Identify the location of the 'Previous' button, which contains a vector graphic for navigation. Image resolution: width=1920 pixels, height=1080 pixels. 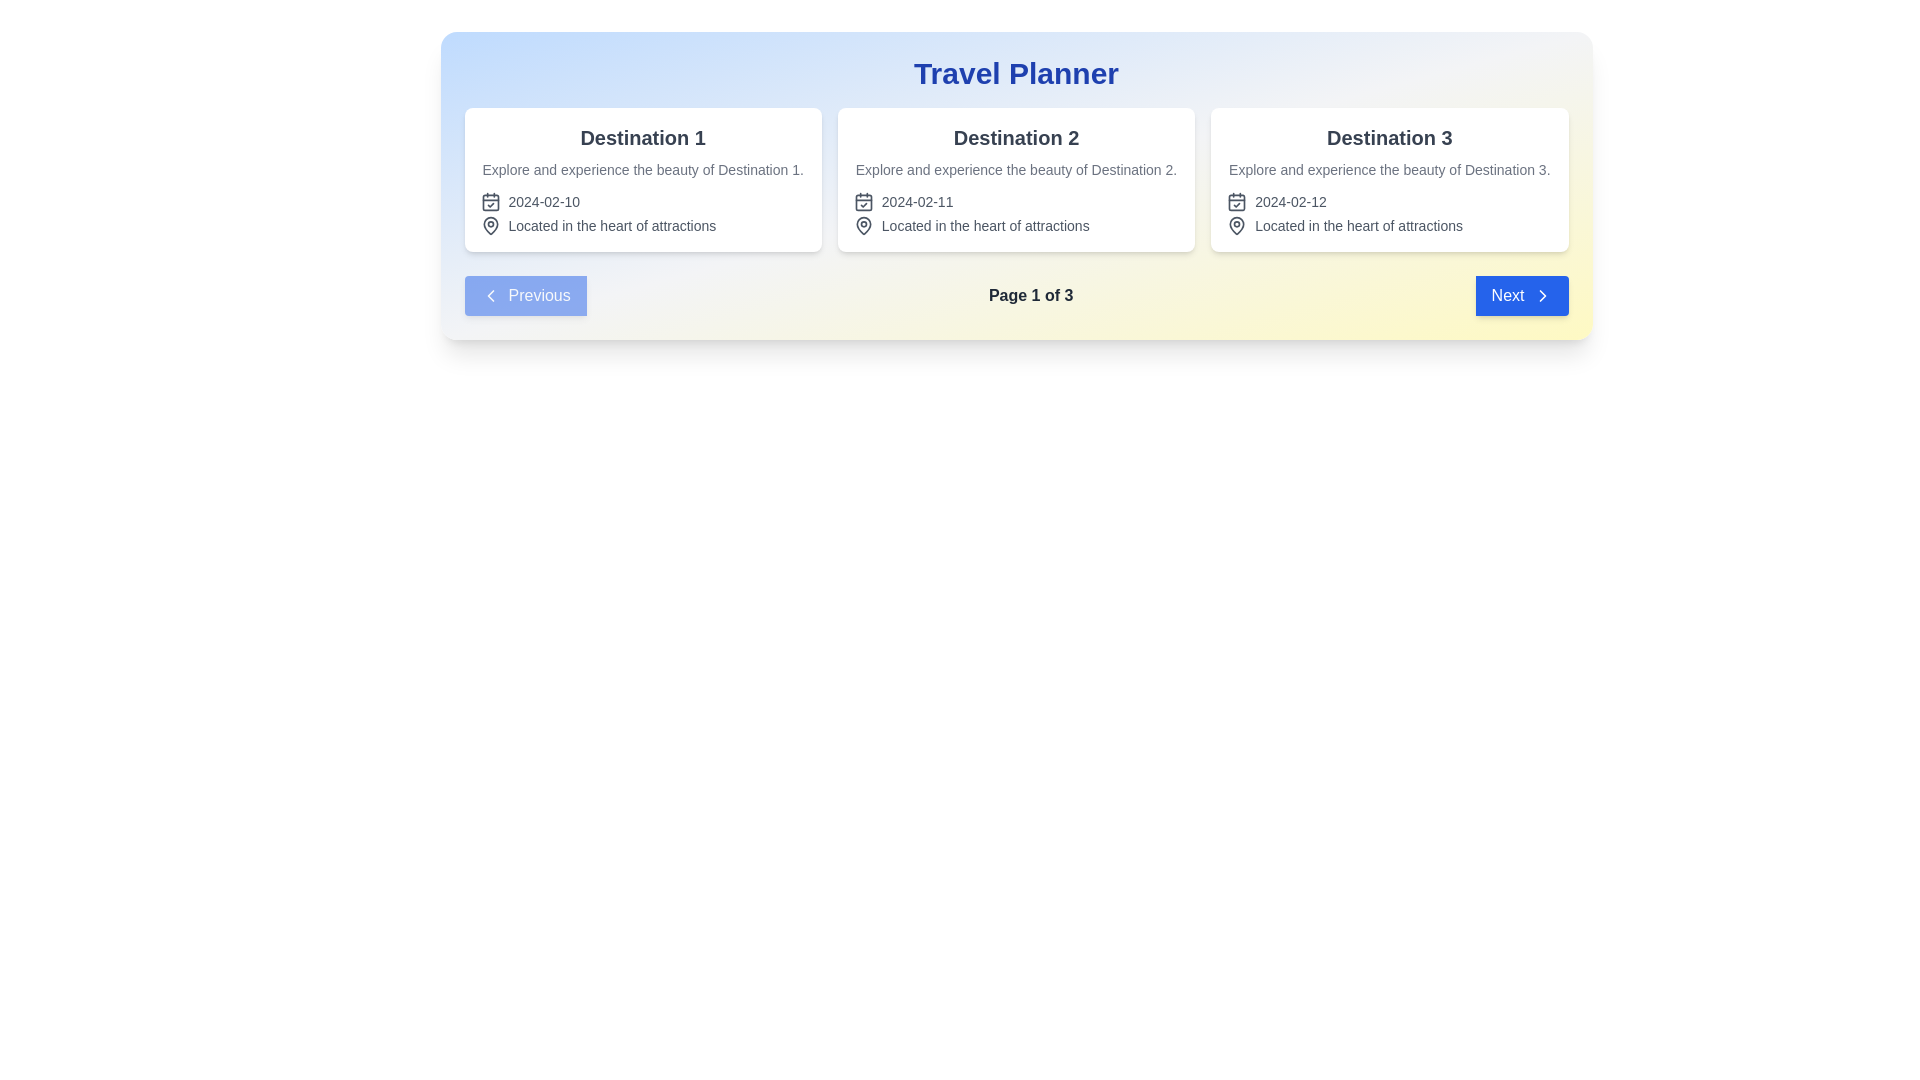
(490, 296).